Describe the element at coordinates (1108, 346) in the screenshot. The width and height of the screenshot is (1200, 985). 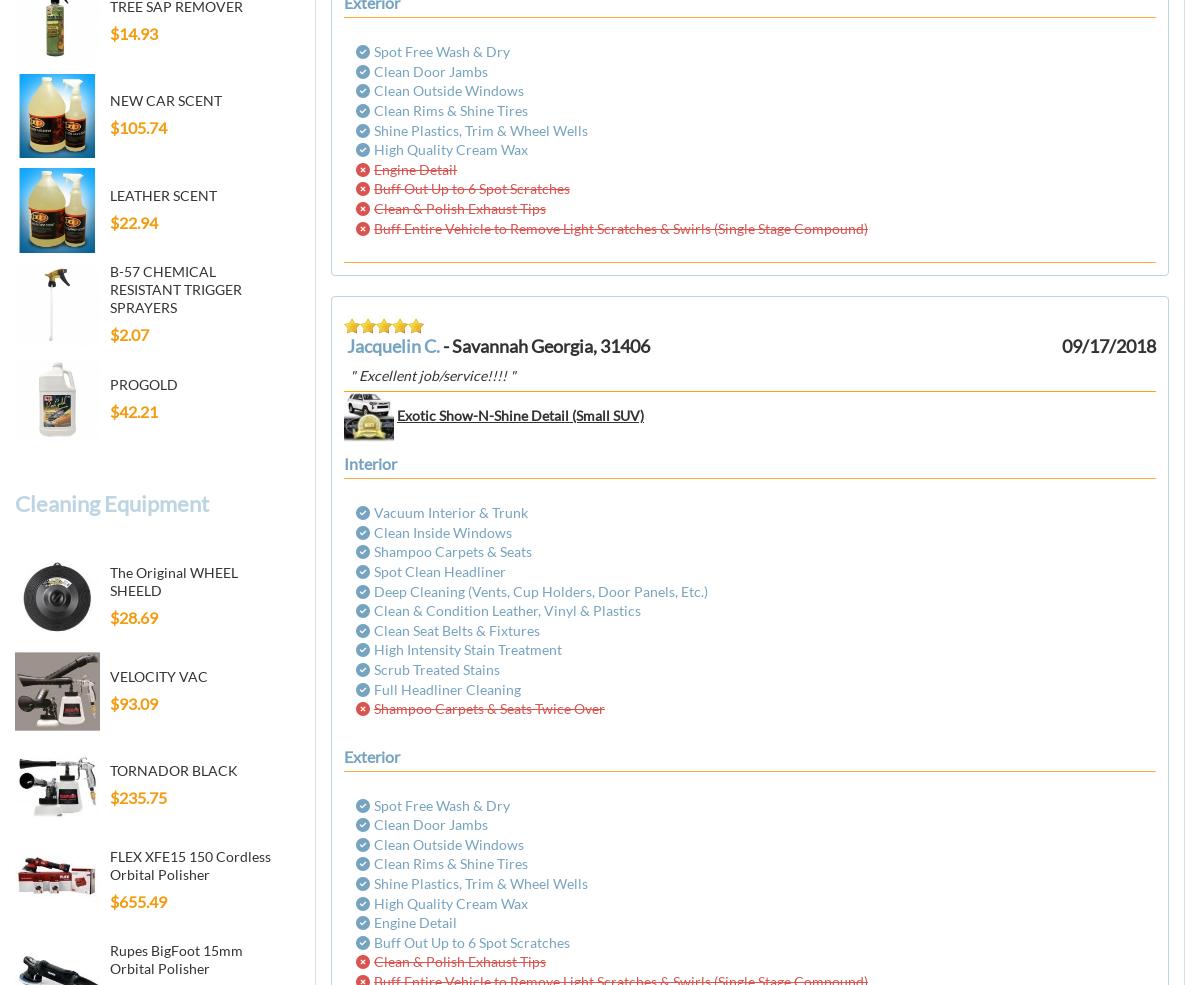
I see `'09/17/2018'` at that location.